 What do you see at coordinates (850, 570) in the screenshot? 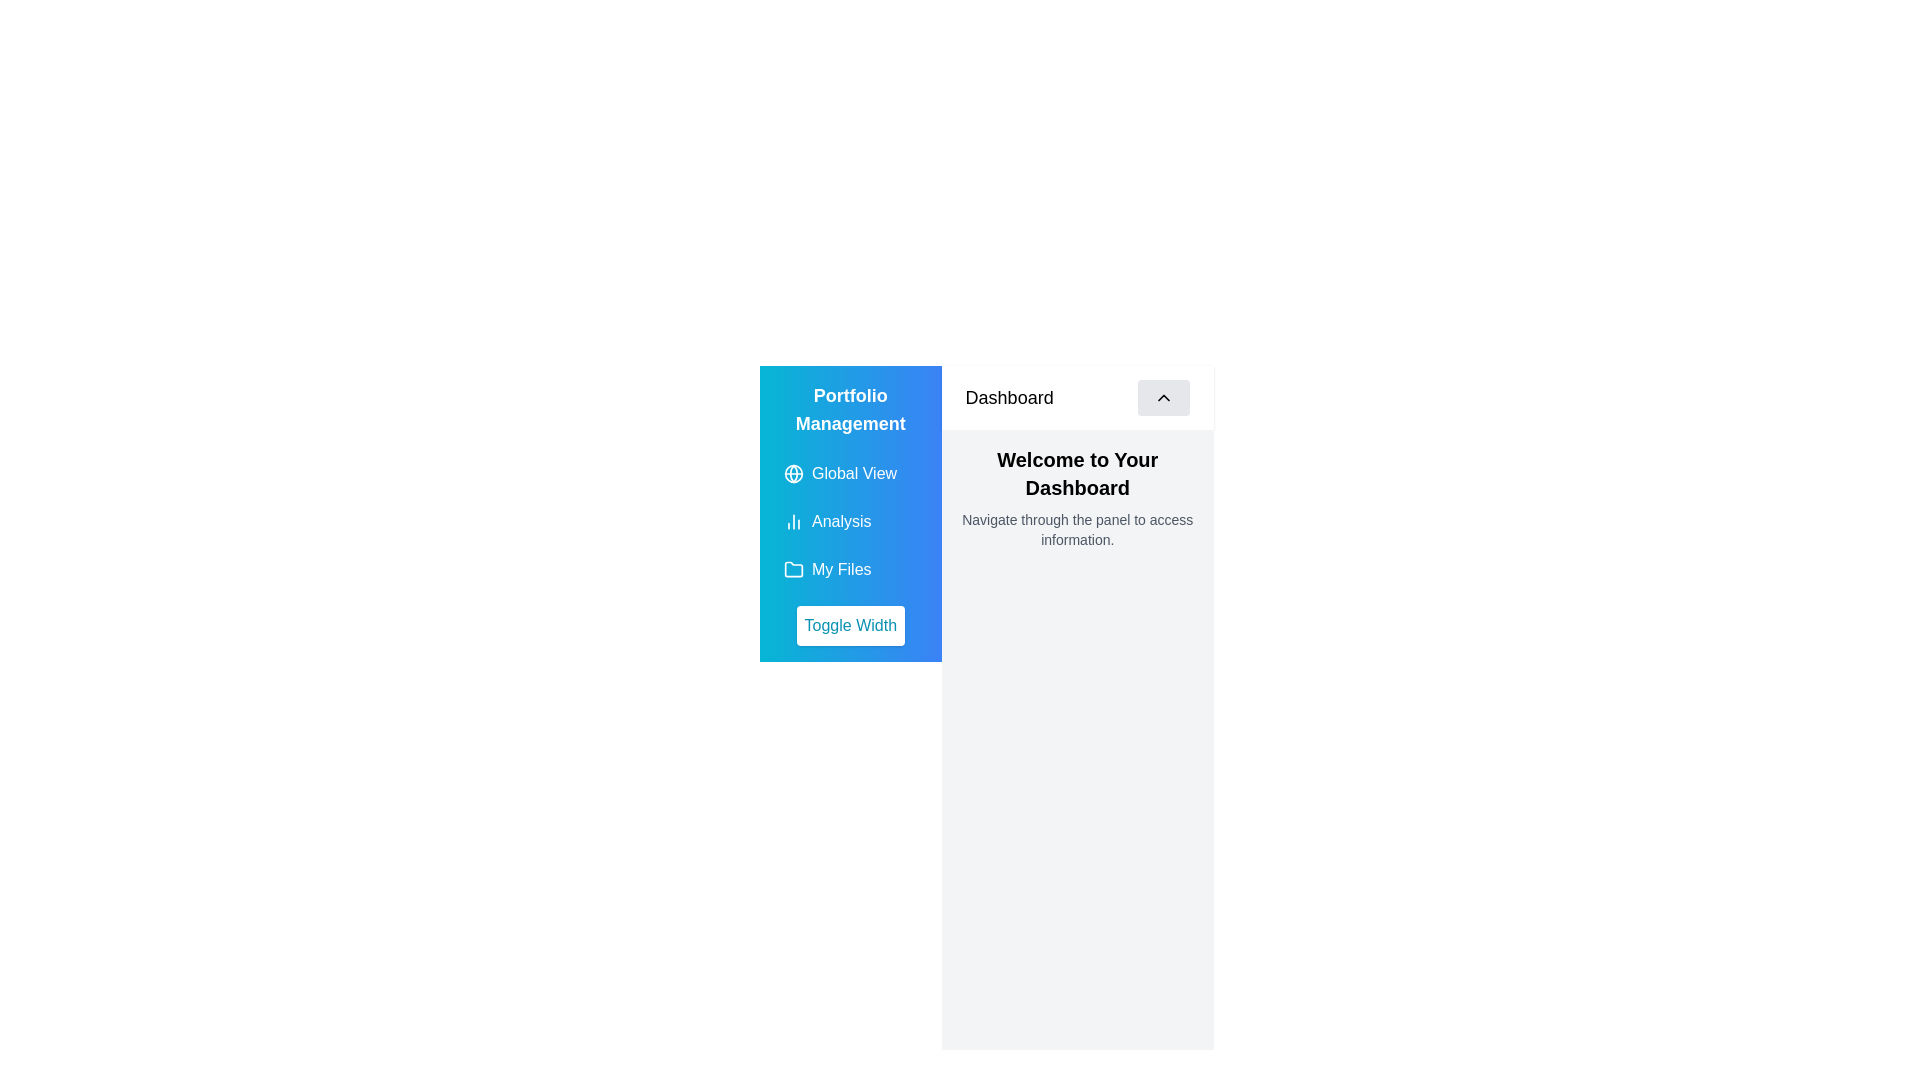
I see `the 'My Files' button in the vertical sidebar, which is located between the 'Analysis' and 'Toggle Width' buttons` at bounding box center [850, 570].